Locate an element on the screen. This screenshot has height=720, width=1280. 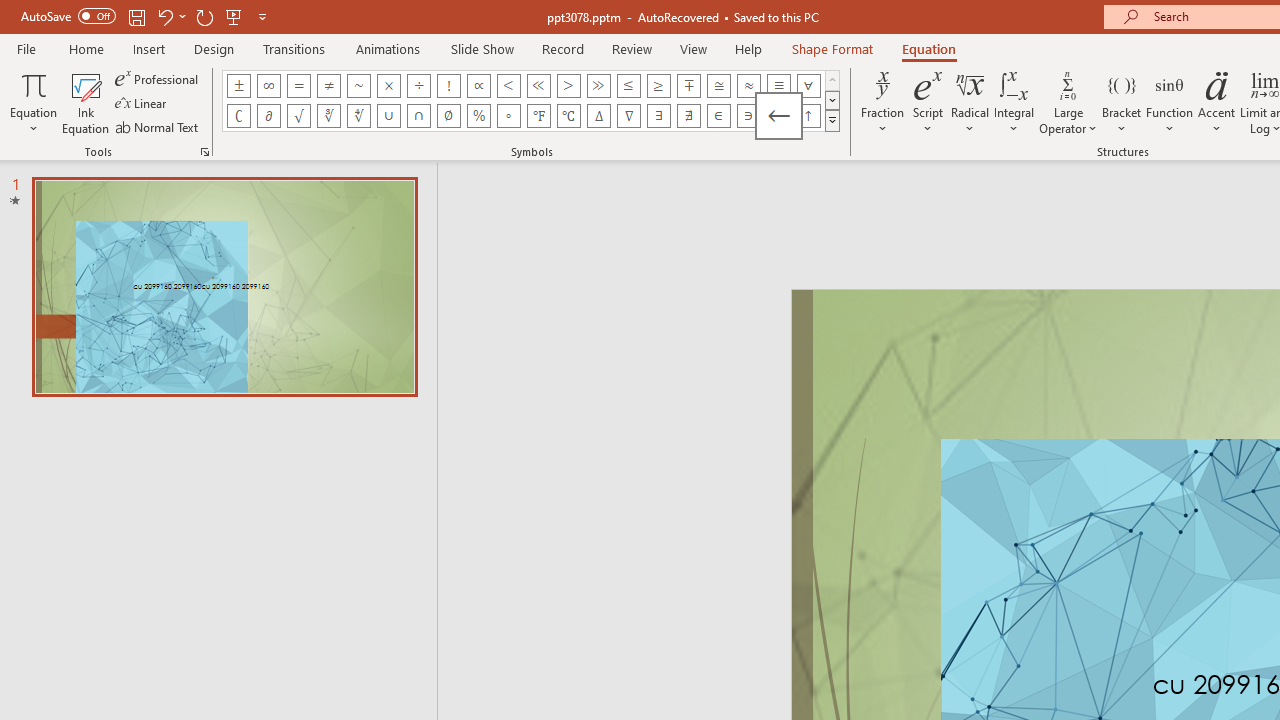
'Equation Symbol Complement' is located at coordinates (238, 115).